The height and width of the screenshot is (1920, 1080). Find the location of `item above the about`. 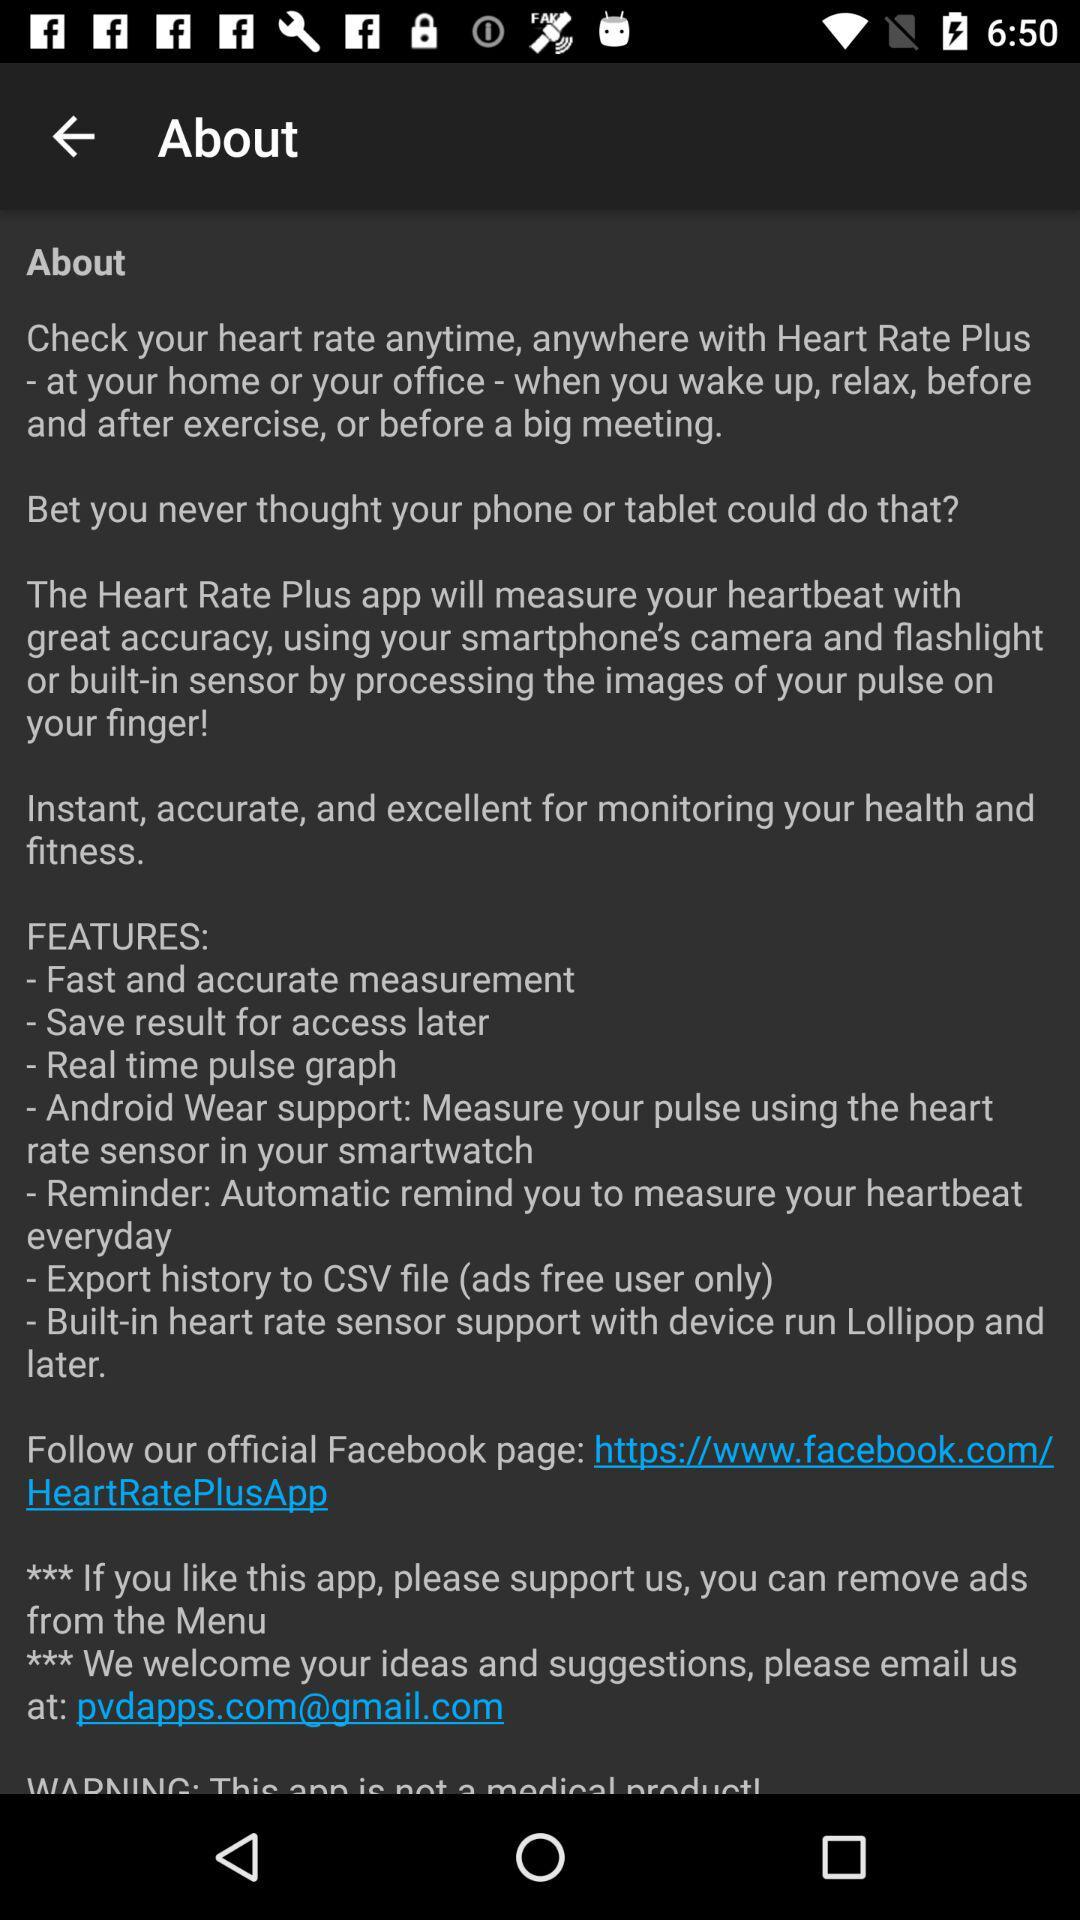

item above the about is located at coordinates (72, 135).